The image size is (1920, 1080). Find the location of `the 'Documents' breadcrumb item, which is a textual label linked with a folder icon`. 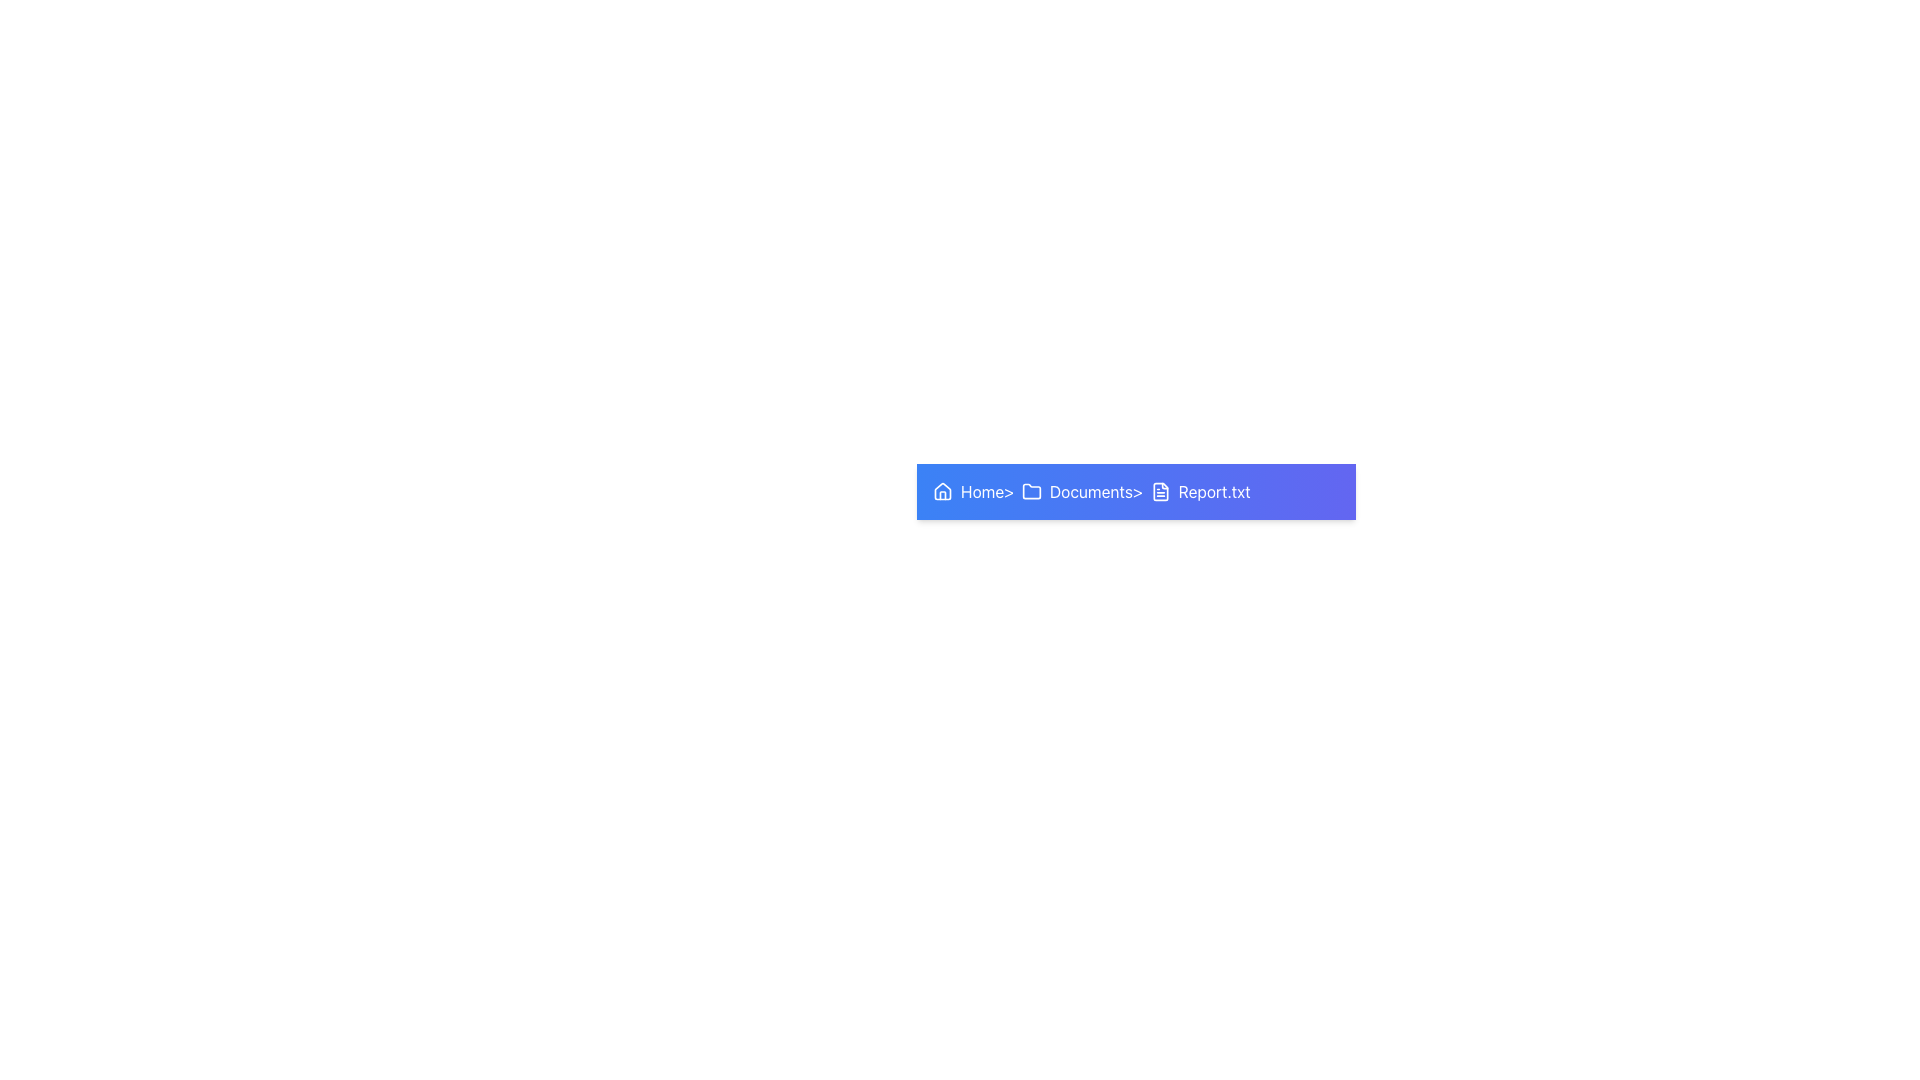

the 'Documents' breadcrumb item, which is a textual label linked with a folder icon is located at coordinates (1076, 492).